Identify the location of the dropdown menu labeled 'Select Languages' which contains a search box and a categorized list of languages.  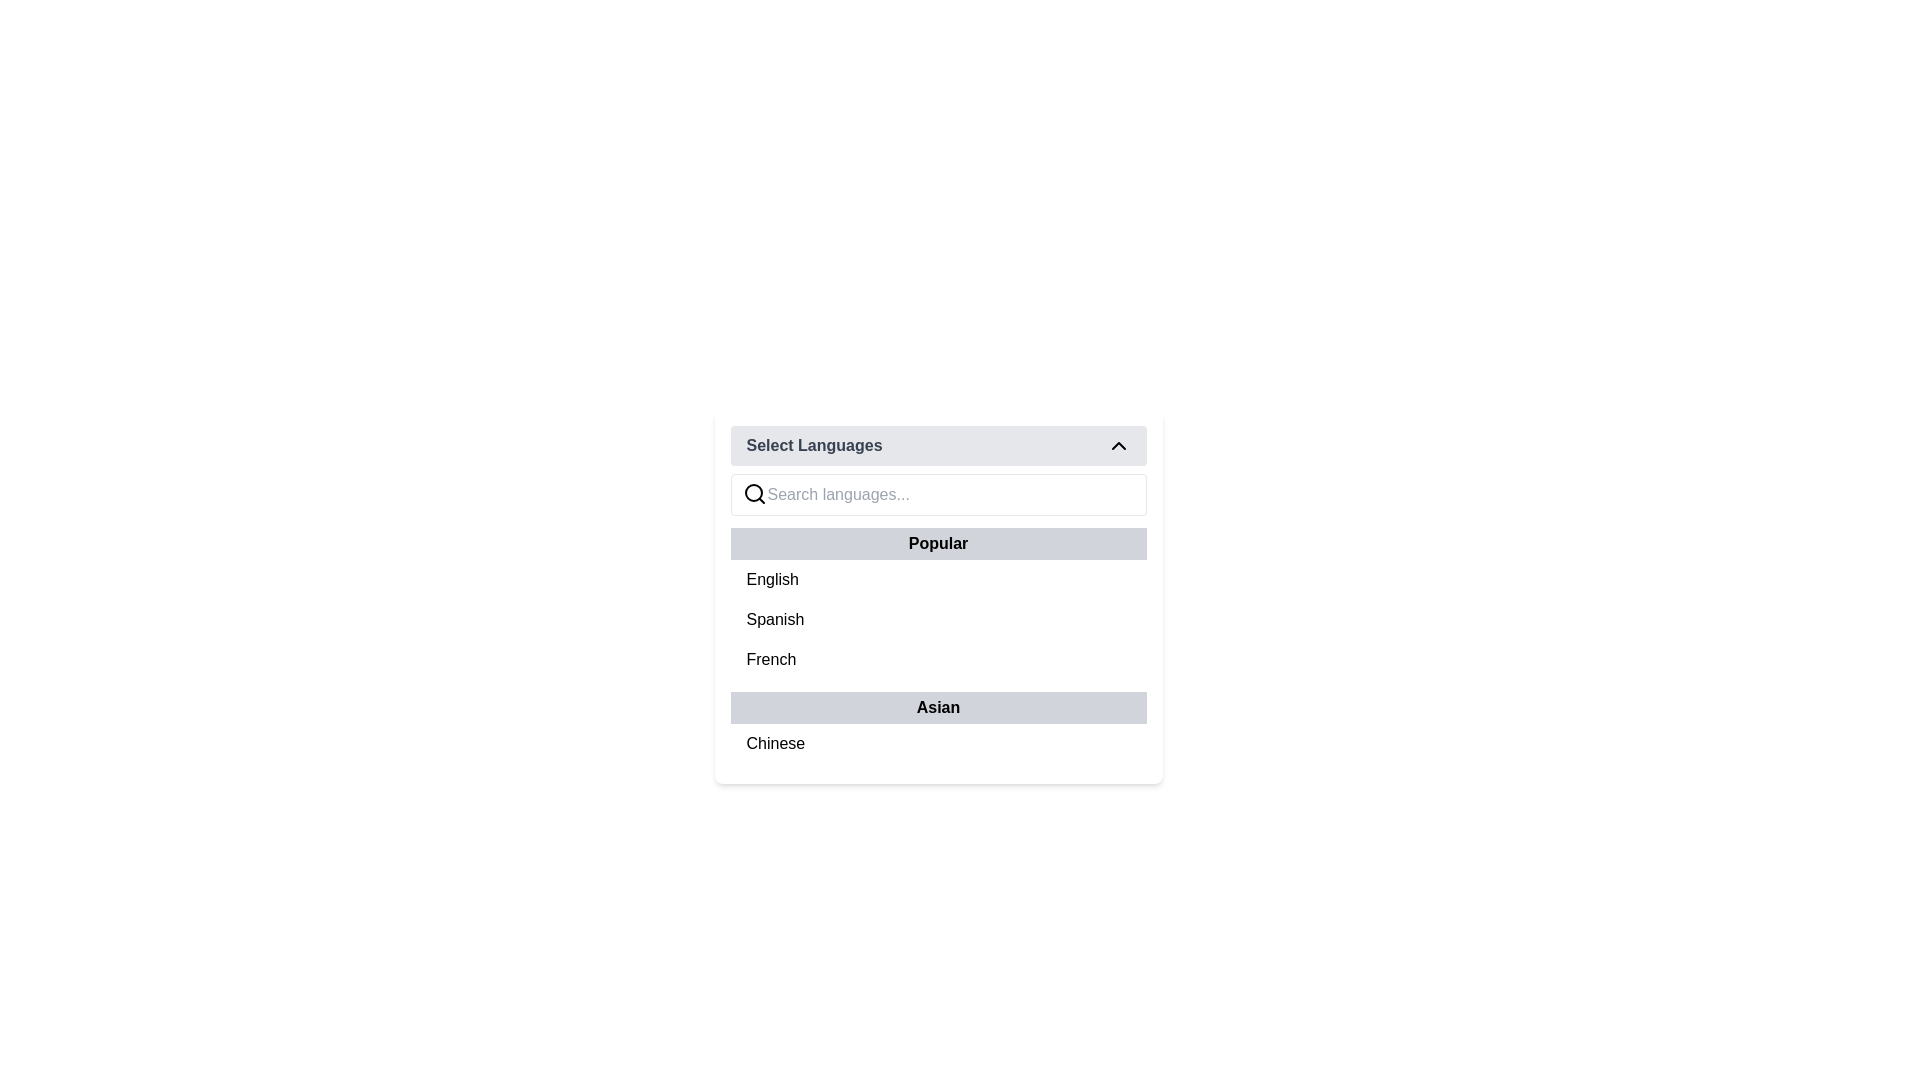
(937, 596).